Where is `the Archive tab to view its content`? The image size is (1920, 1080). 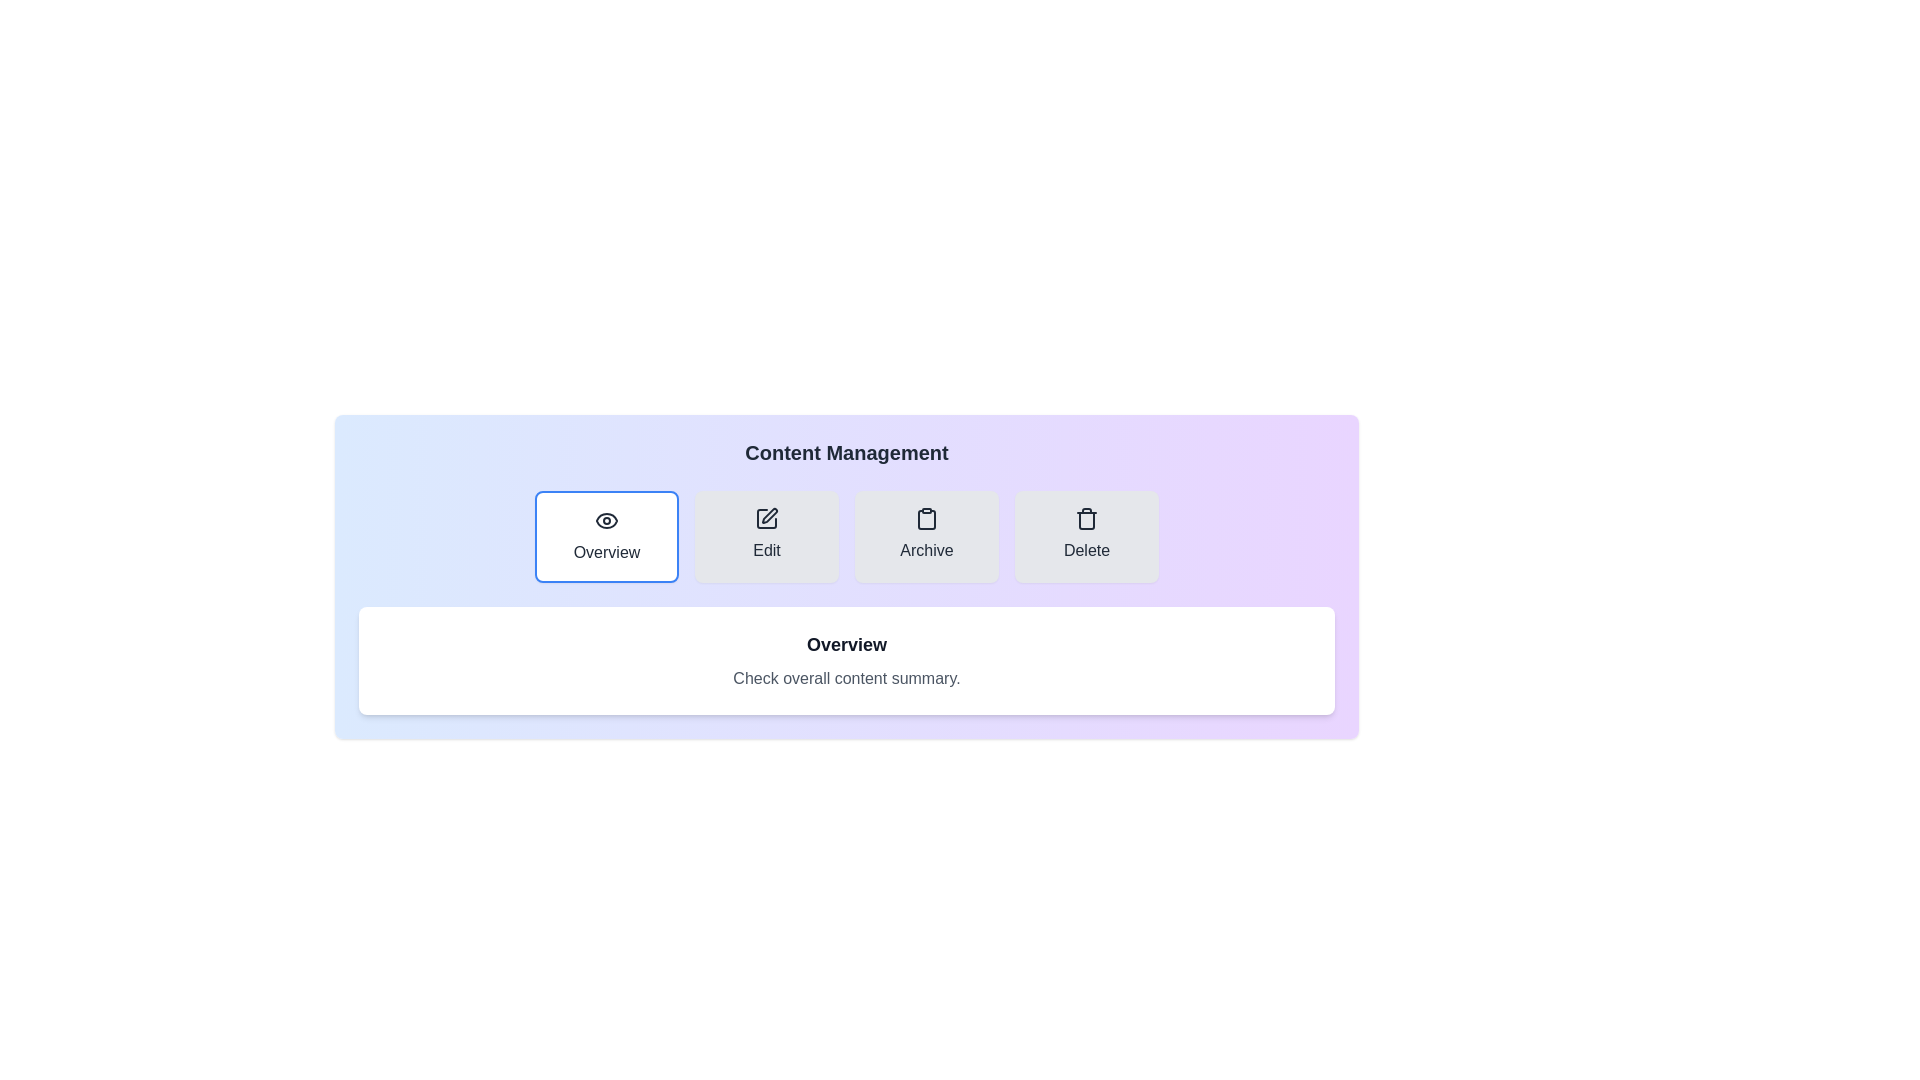 the Archive tab to view its content is located at coordinates (925, 535).